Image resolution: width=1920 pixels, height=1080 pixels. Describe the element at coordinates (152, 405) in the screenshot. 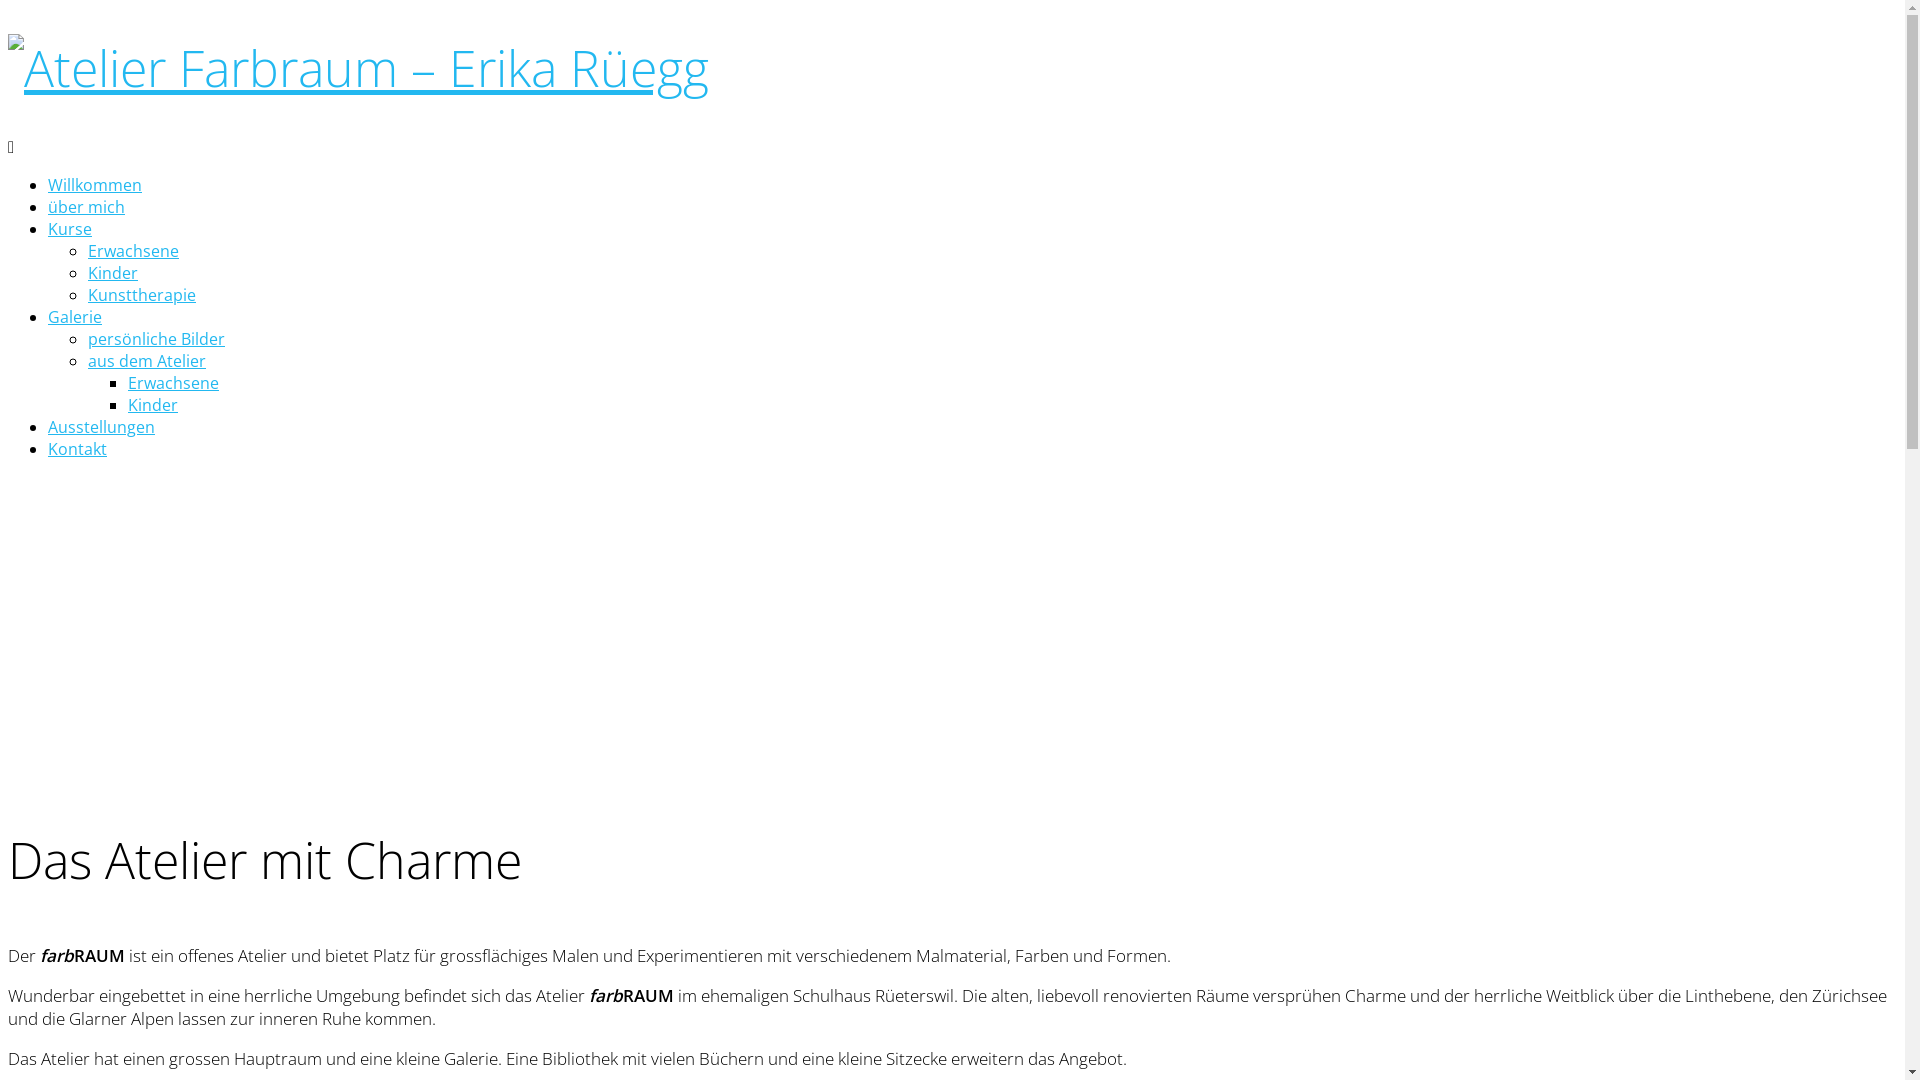

I see `'Kinder'` at that location.